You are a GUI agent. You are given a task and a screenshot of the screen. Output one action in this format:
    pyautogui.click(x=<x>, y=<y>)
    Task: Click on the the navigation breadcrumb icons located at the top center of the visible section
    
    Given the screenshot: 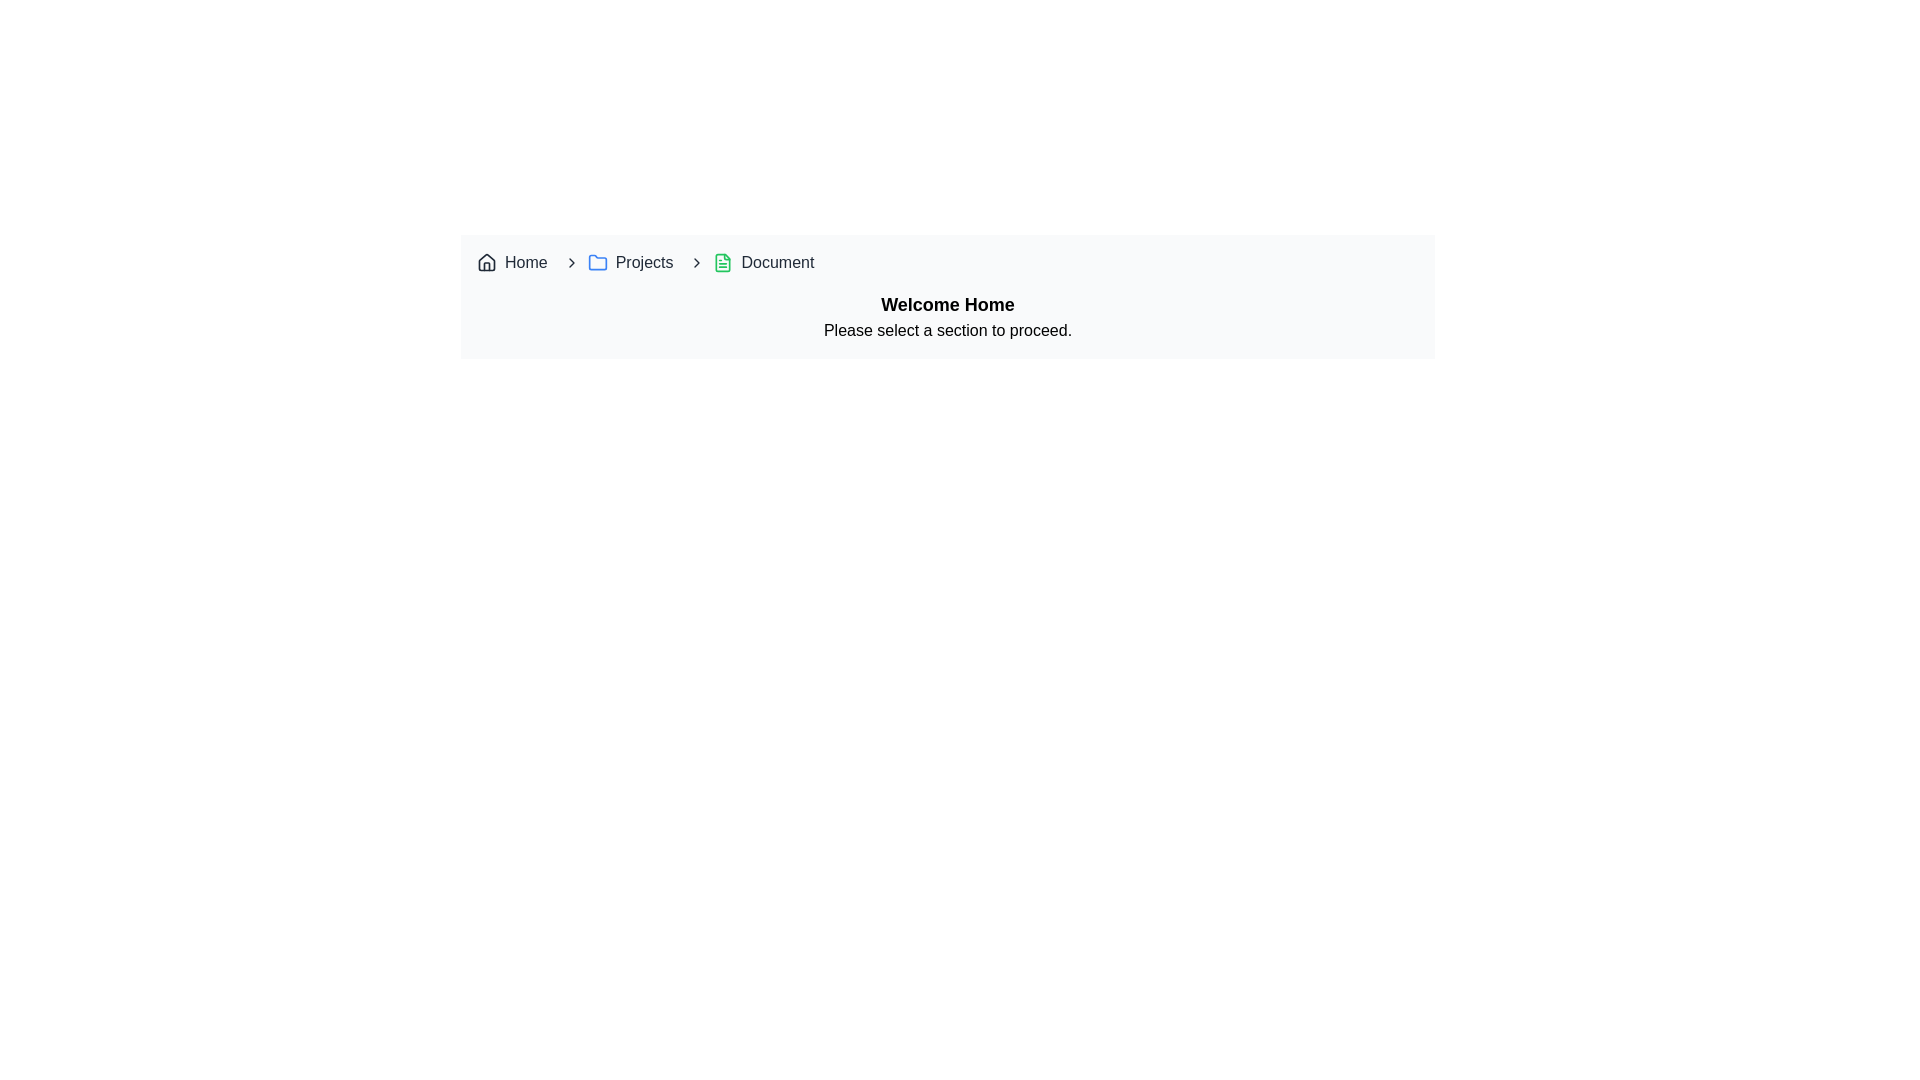 What is the action you would take?
    pyautogui.click(x=947, y=261)
    